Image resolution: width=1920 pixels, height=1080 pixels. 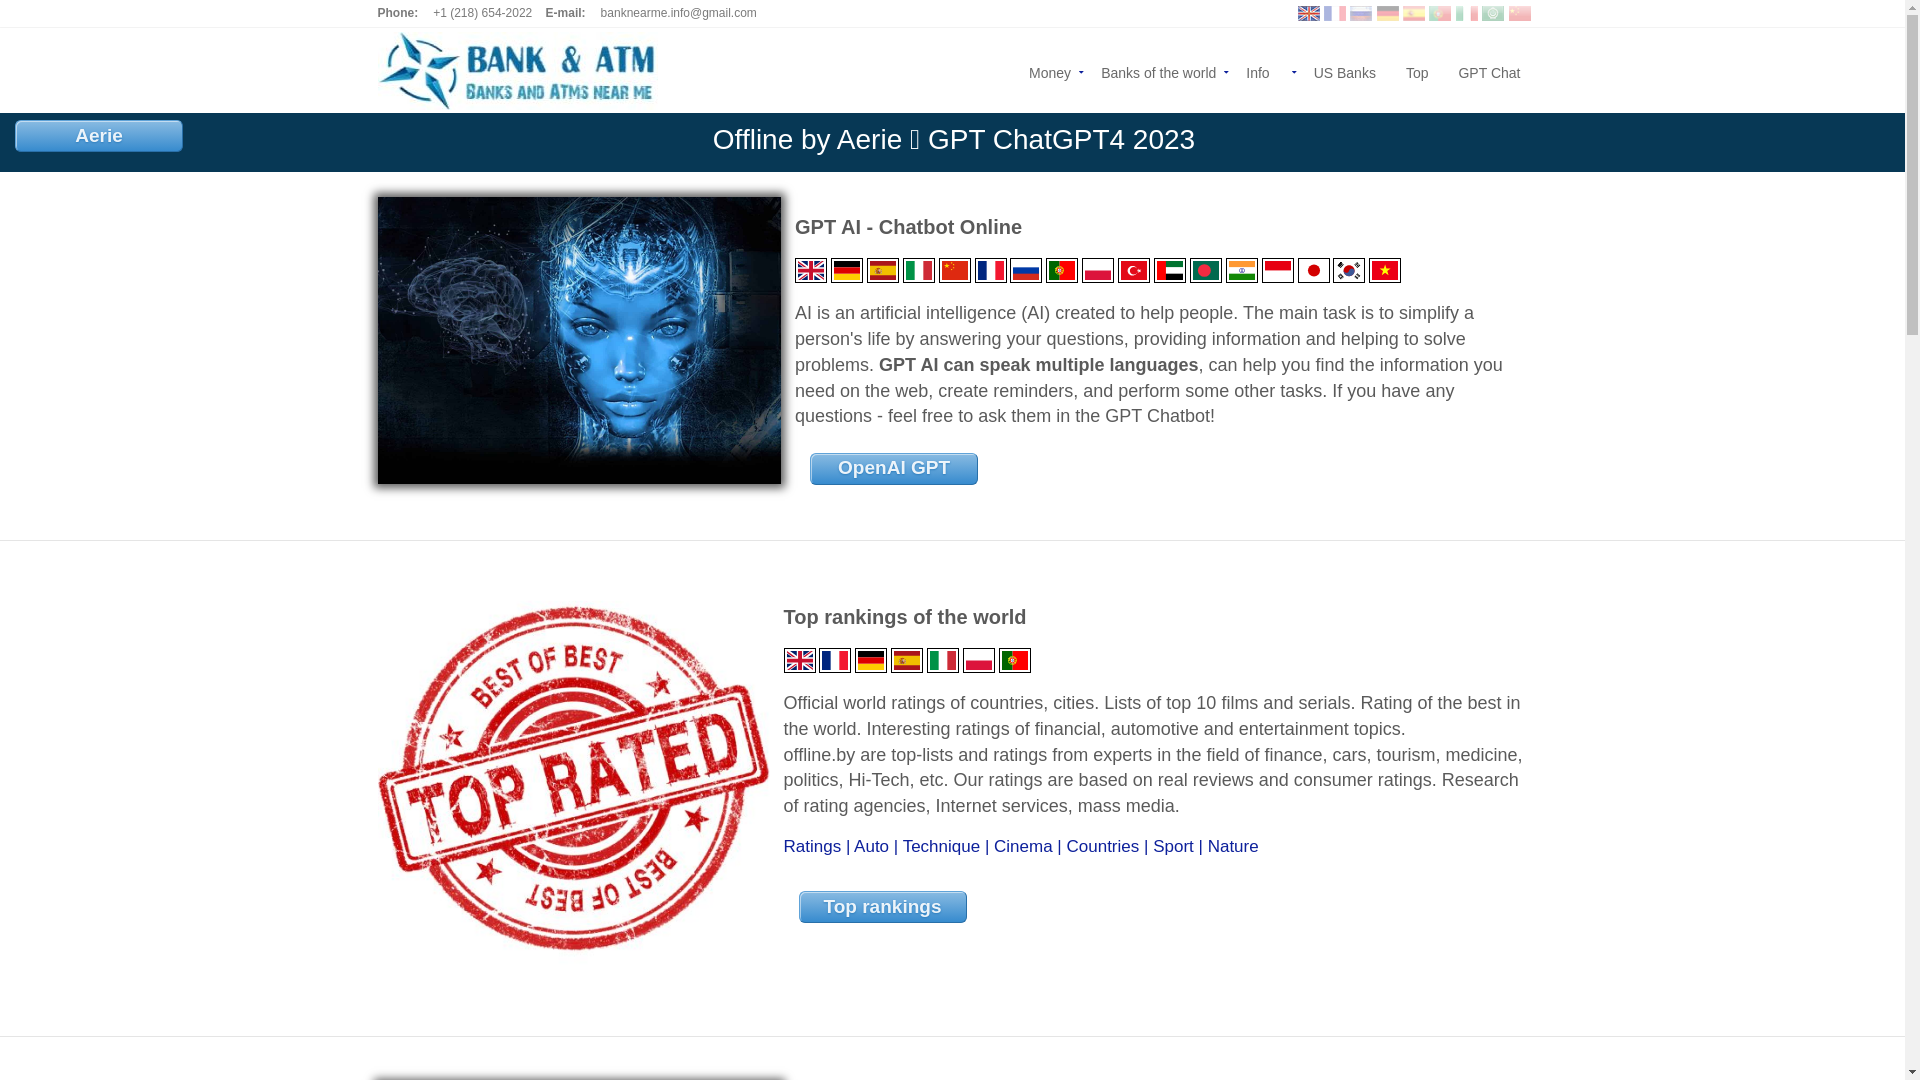 I want to click on 'Aerie', so click(x=98, y=135).